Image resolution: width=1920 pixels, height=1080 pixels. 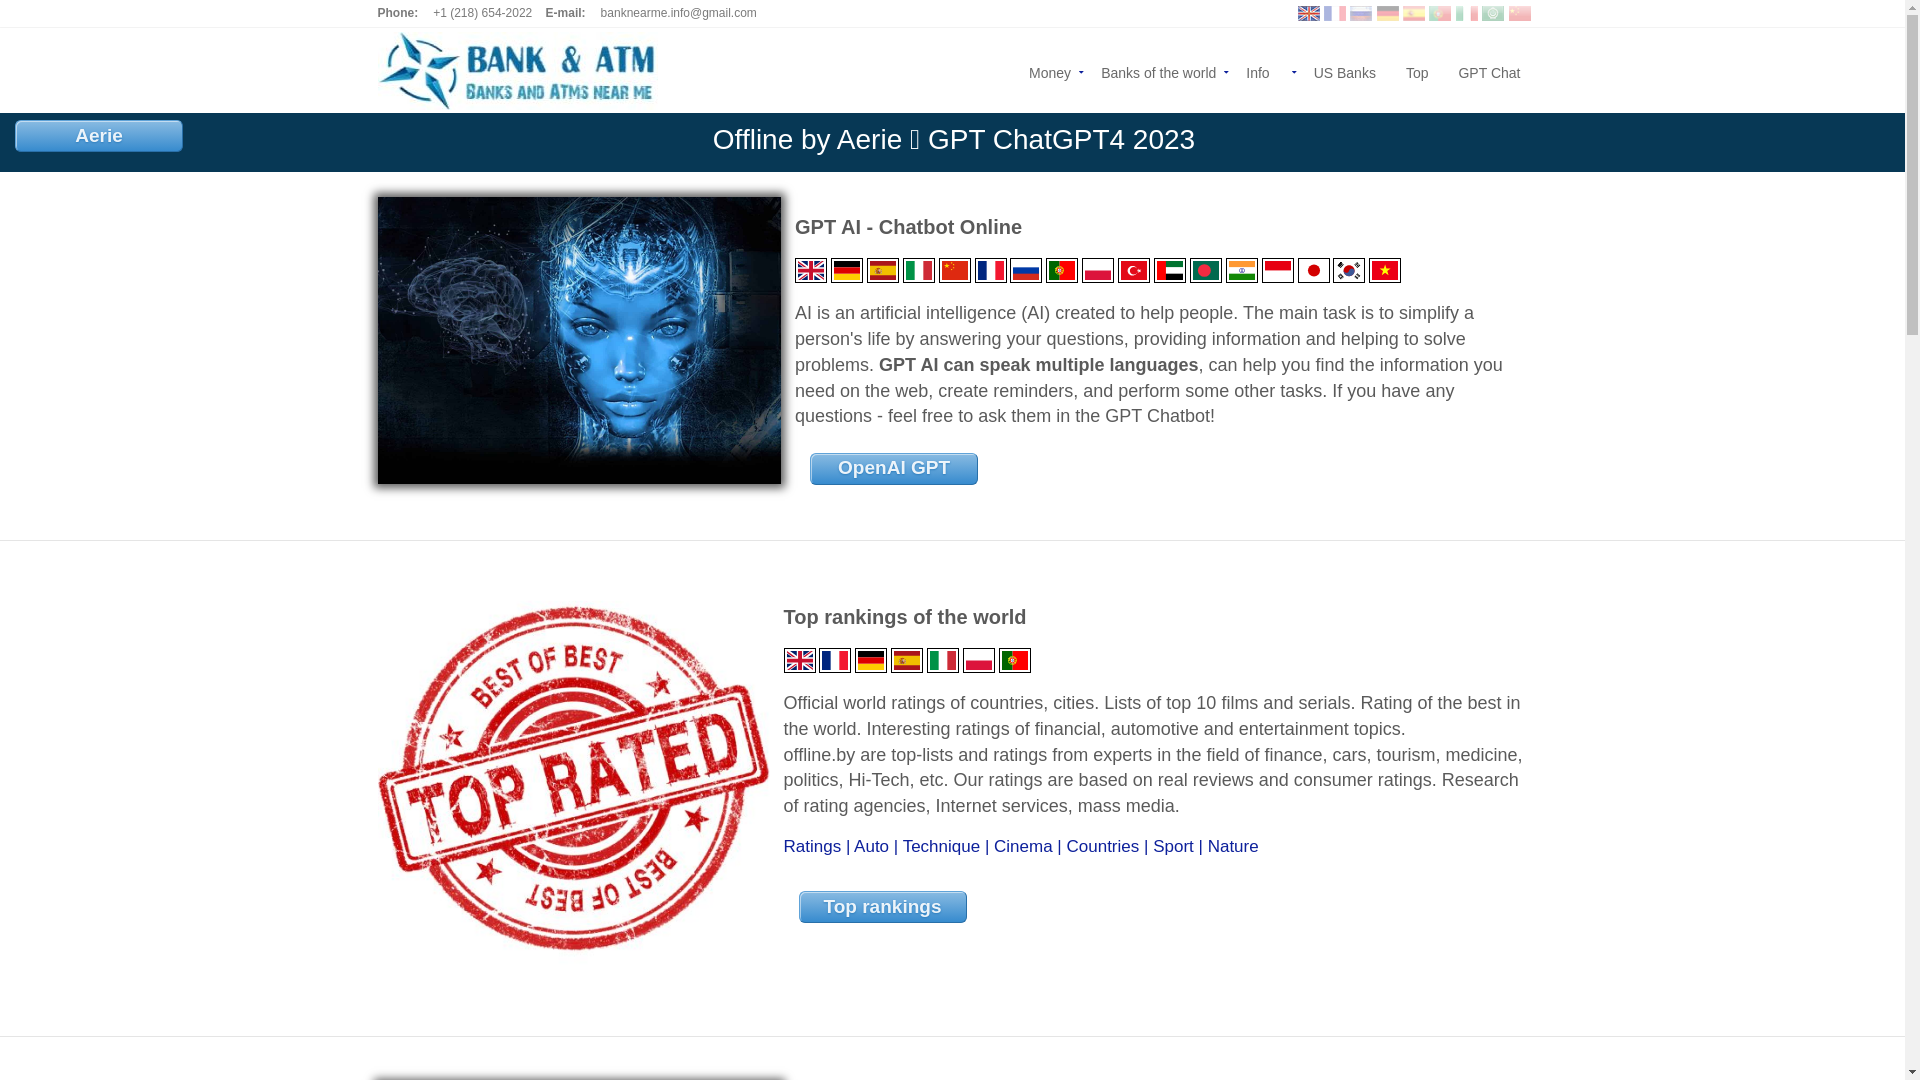 I want to click on 'Aerie', so click(x=98, y=135).